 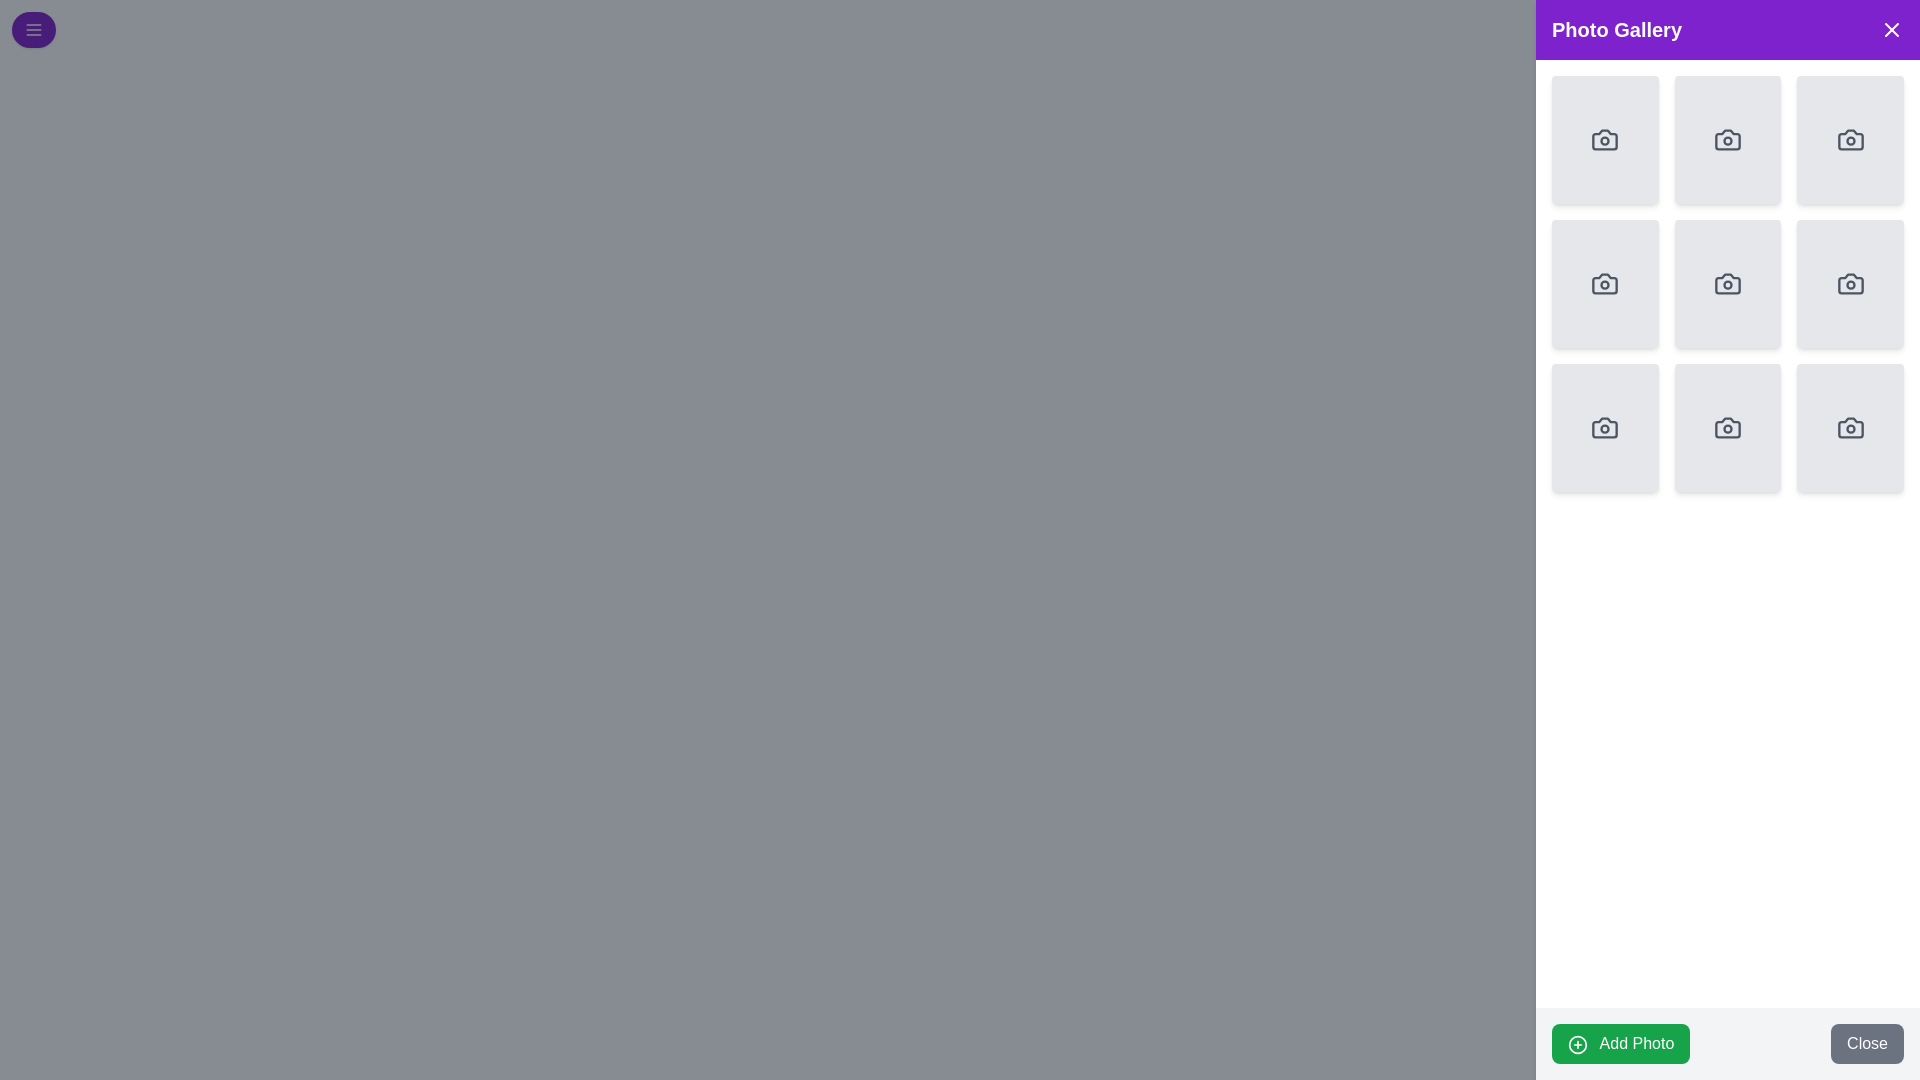 What do you see at coordinates (1866, 1043) in the screenshot?
I see `the 'Close' button, which is a rectangular button with rounded corners, gray background, and white text, located in the bottom-right corner of the interface` at bounding box center [1866, 1043].